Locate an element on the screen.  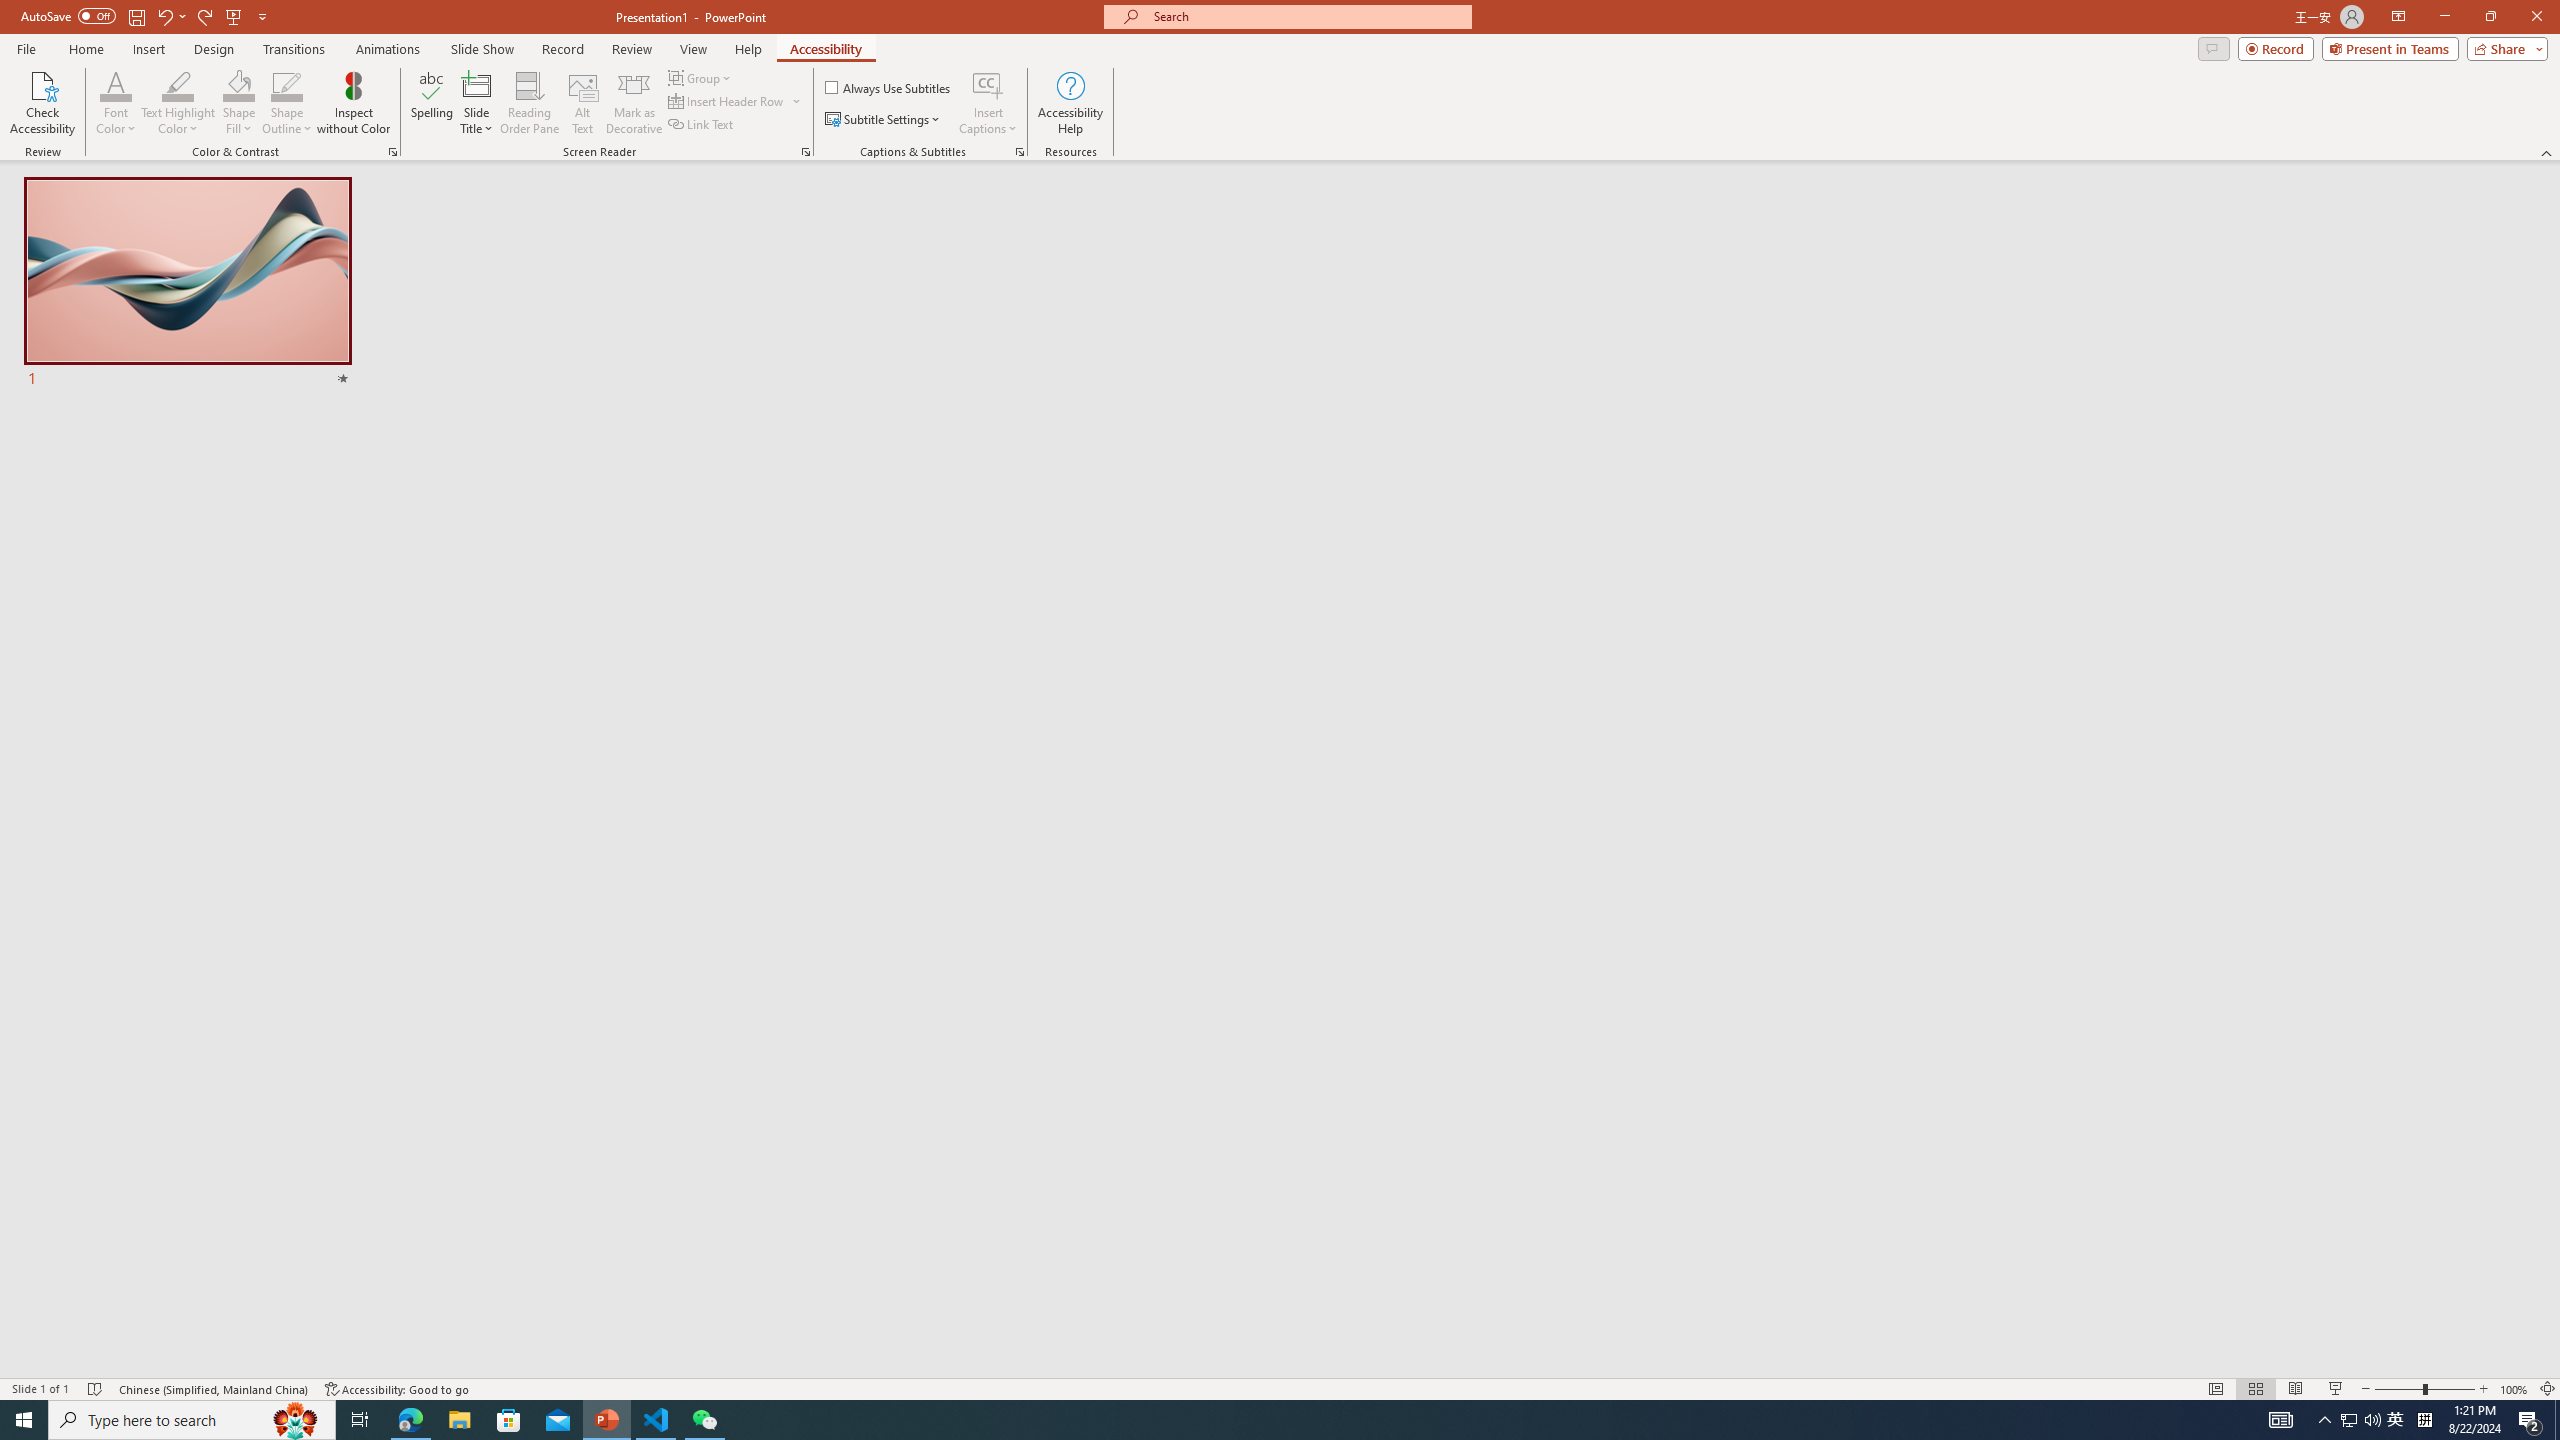
'Subtitle Settings' is located at coordinates (884, 118).